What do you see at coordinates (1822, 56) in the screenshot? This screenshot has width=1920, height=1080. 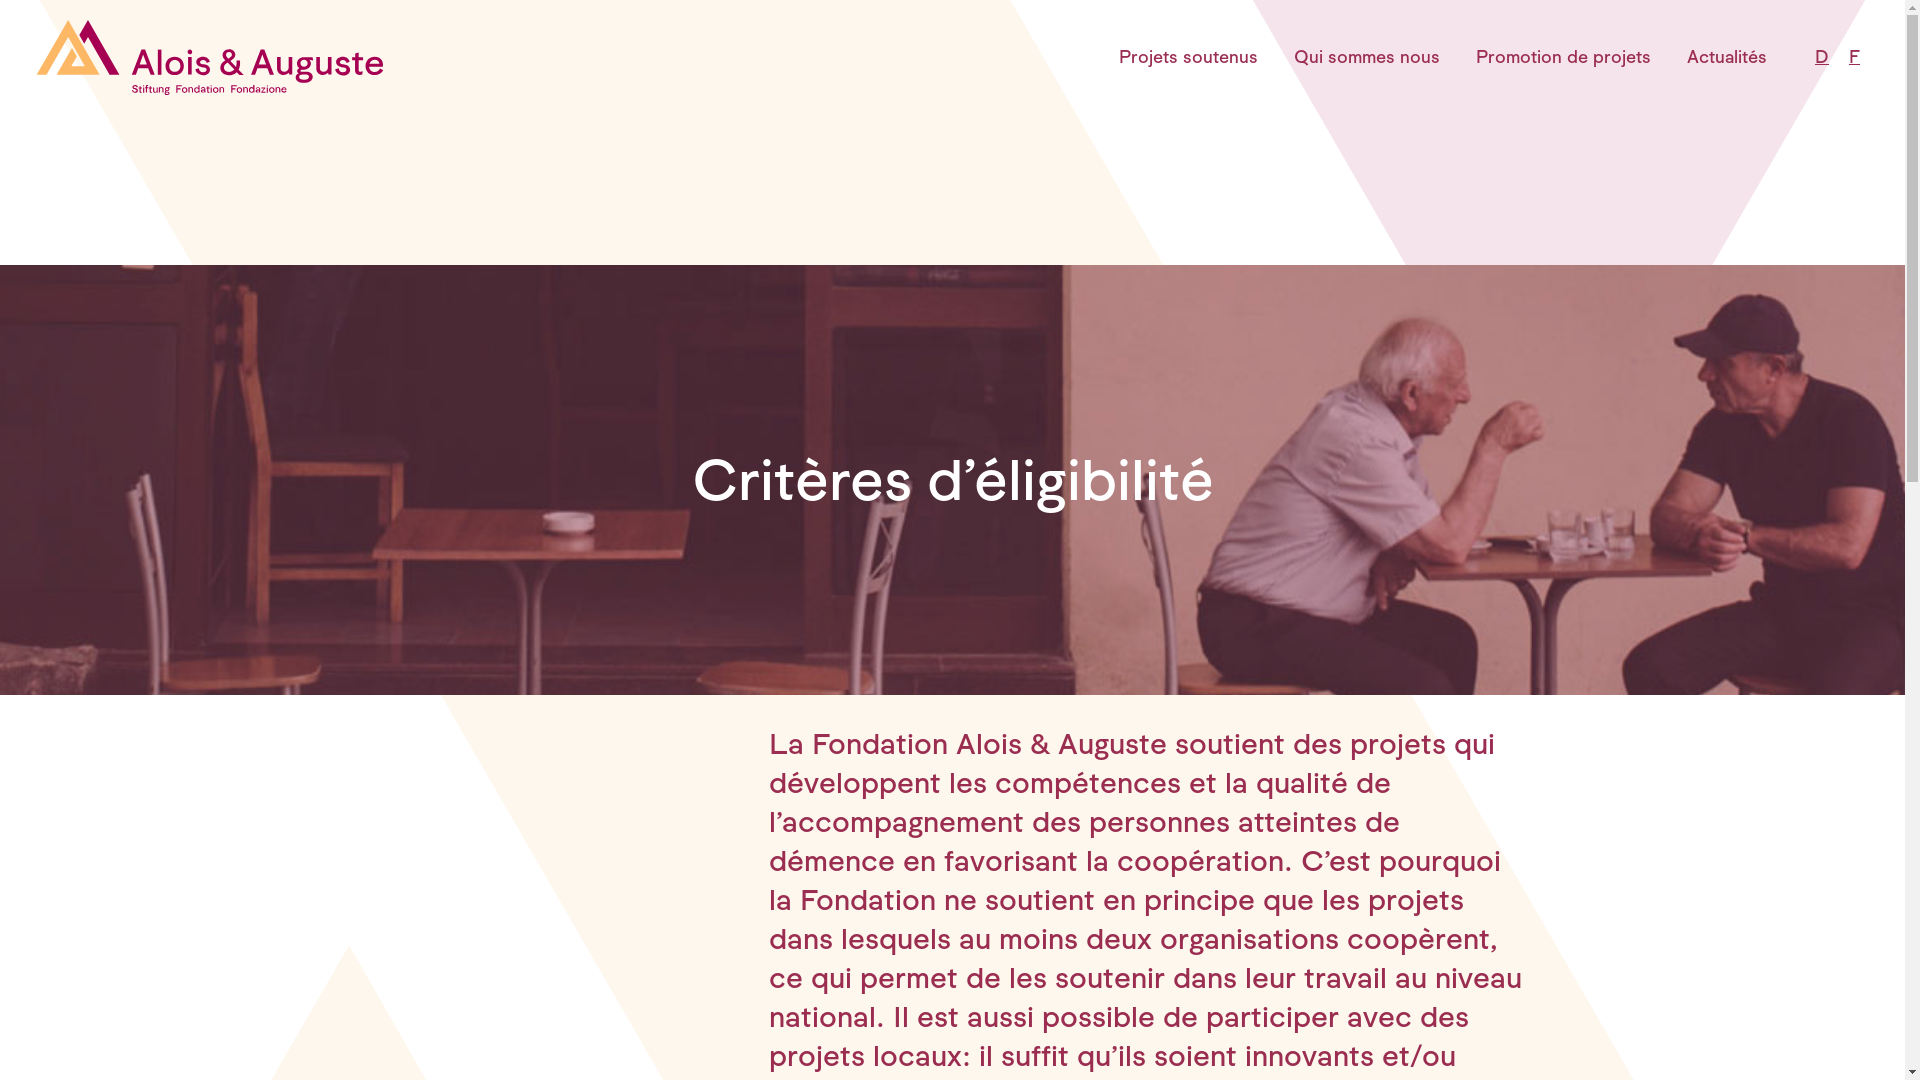 I see `'D'` at bounding box center [1822, 56].